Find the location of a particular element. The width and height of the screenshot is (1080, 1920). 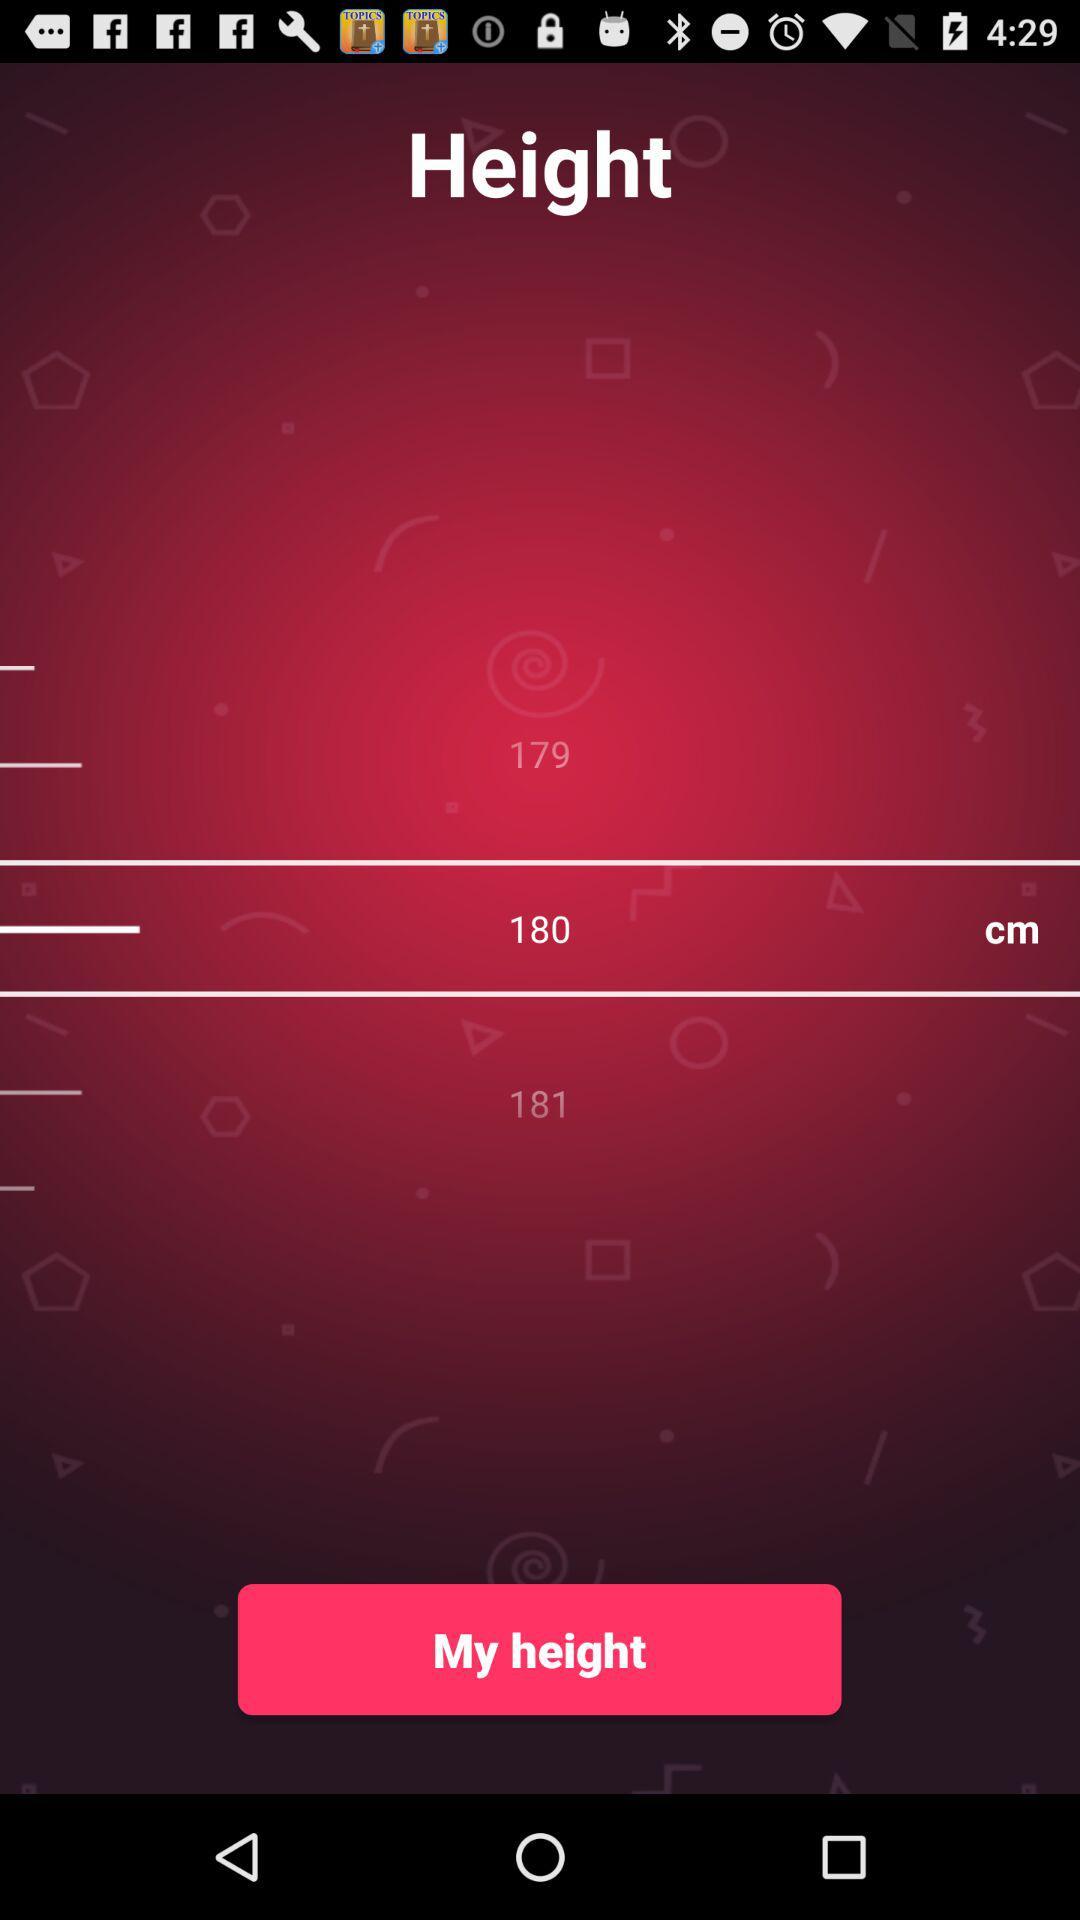

the my height icon is located at coordinates (538, 1649).